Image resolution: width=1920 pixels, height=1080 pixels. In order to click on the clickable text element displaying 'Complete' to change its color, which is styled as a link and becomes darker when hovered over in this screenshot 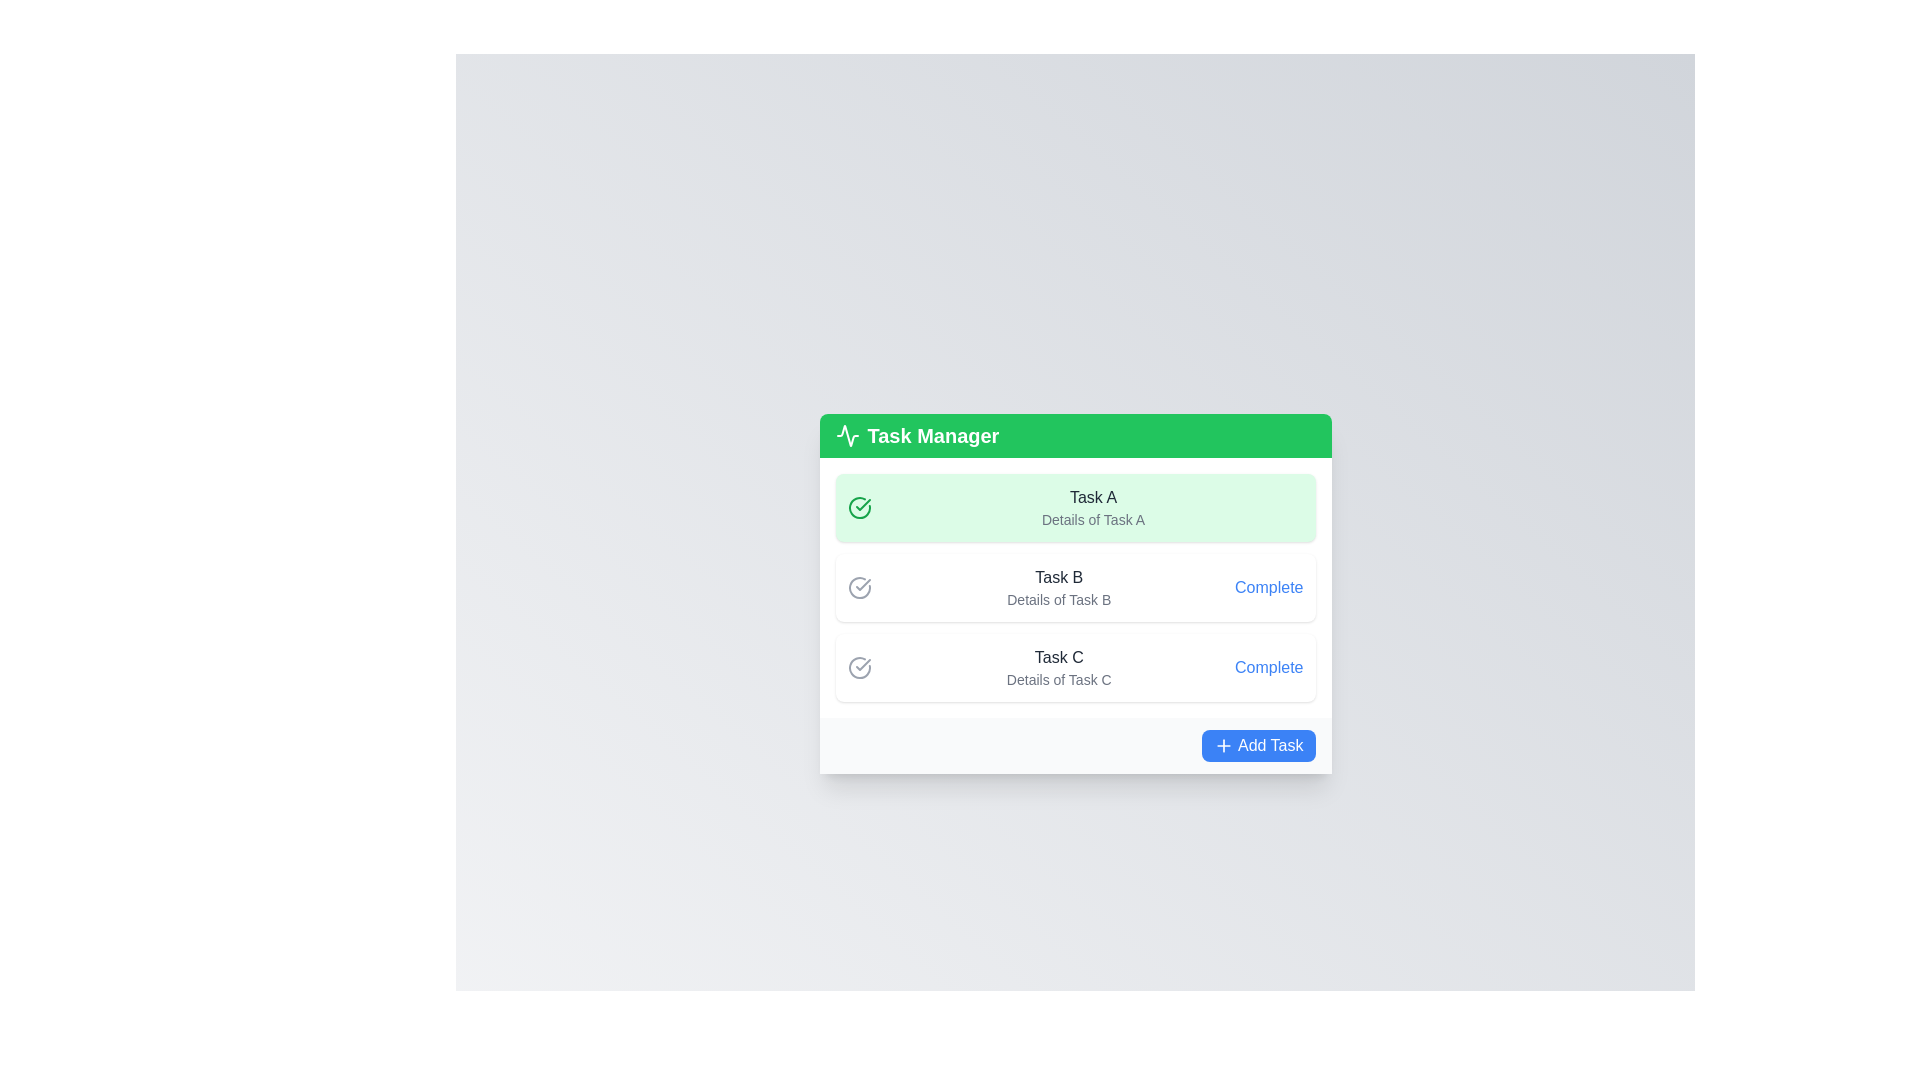, I will do `click(1268, 586)`.